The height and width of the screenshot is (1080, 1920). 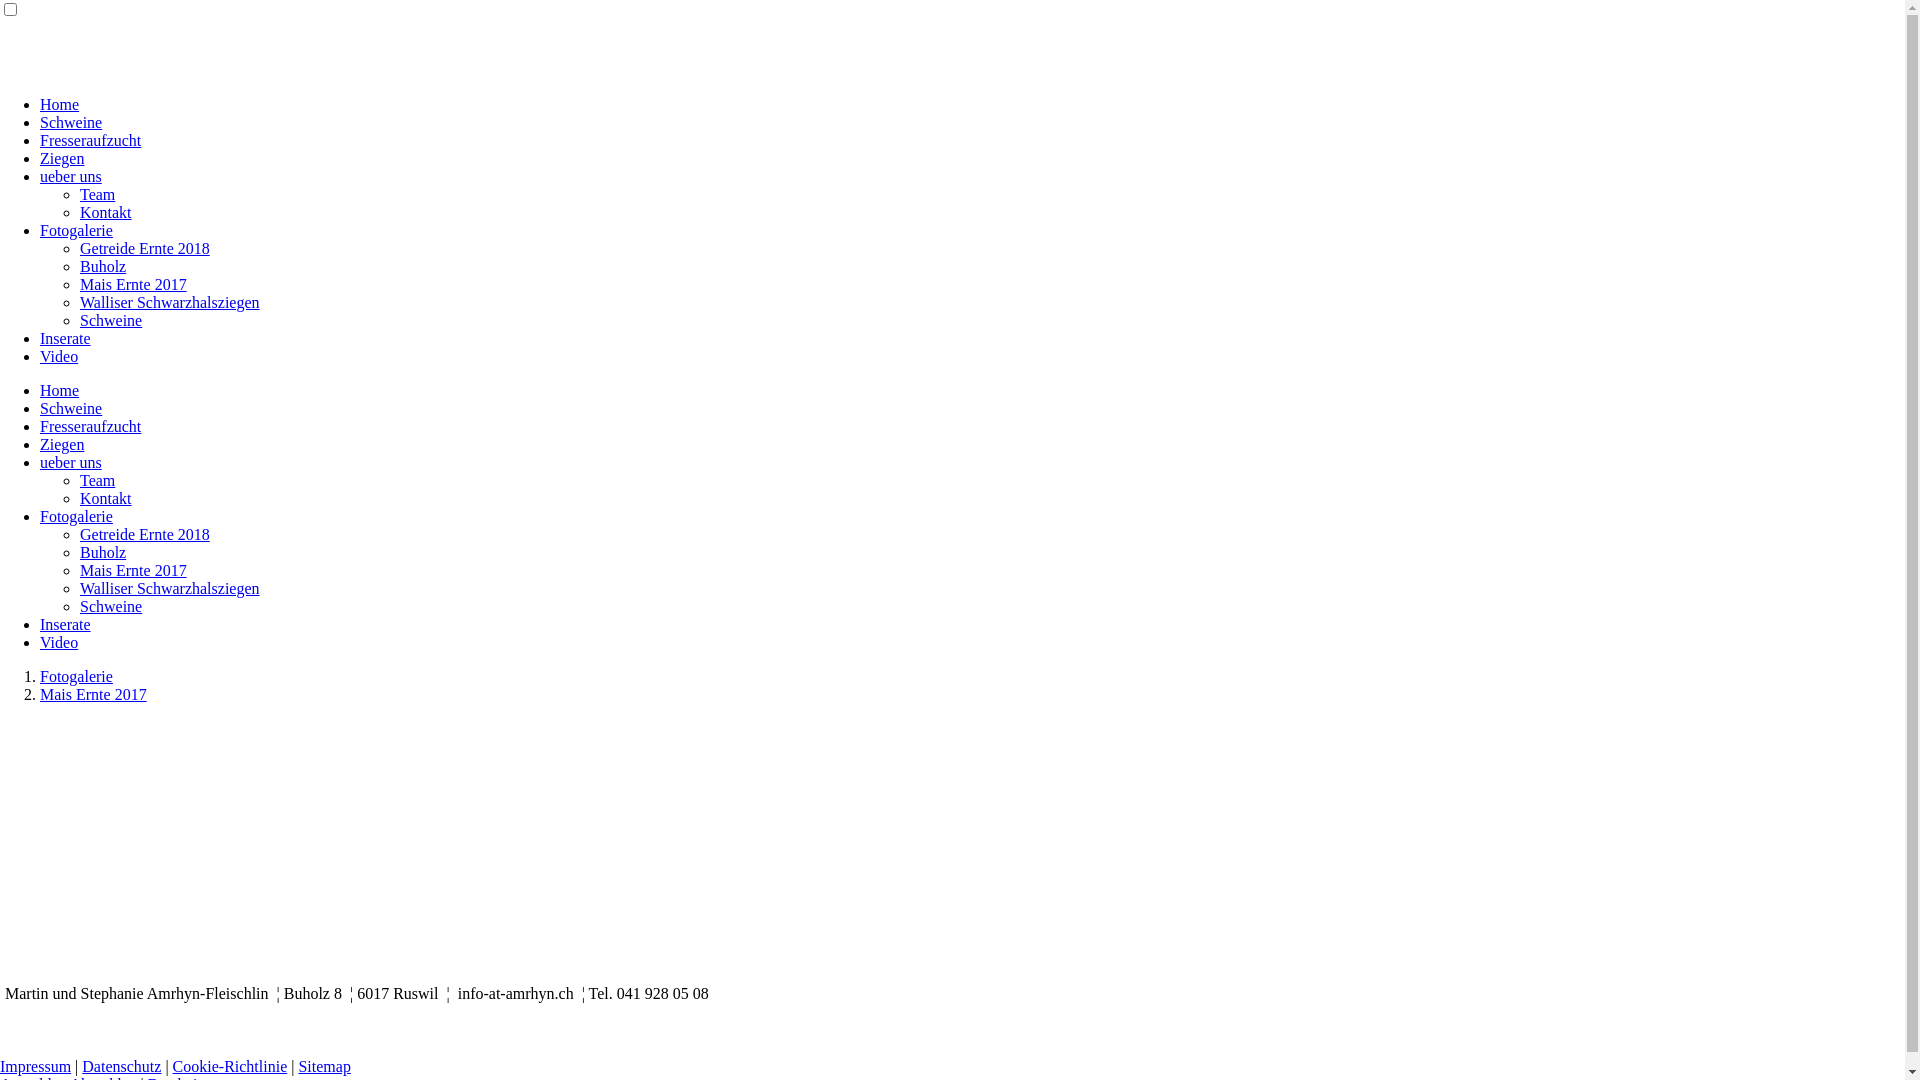 What do you see at coordinates (324, 1065) in the screenshot?
I see `'Sitemap'` at bounding box center [324, 1065].